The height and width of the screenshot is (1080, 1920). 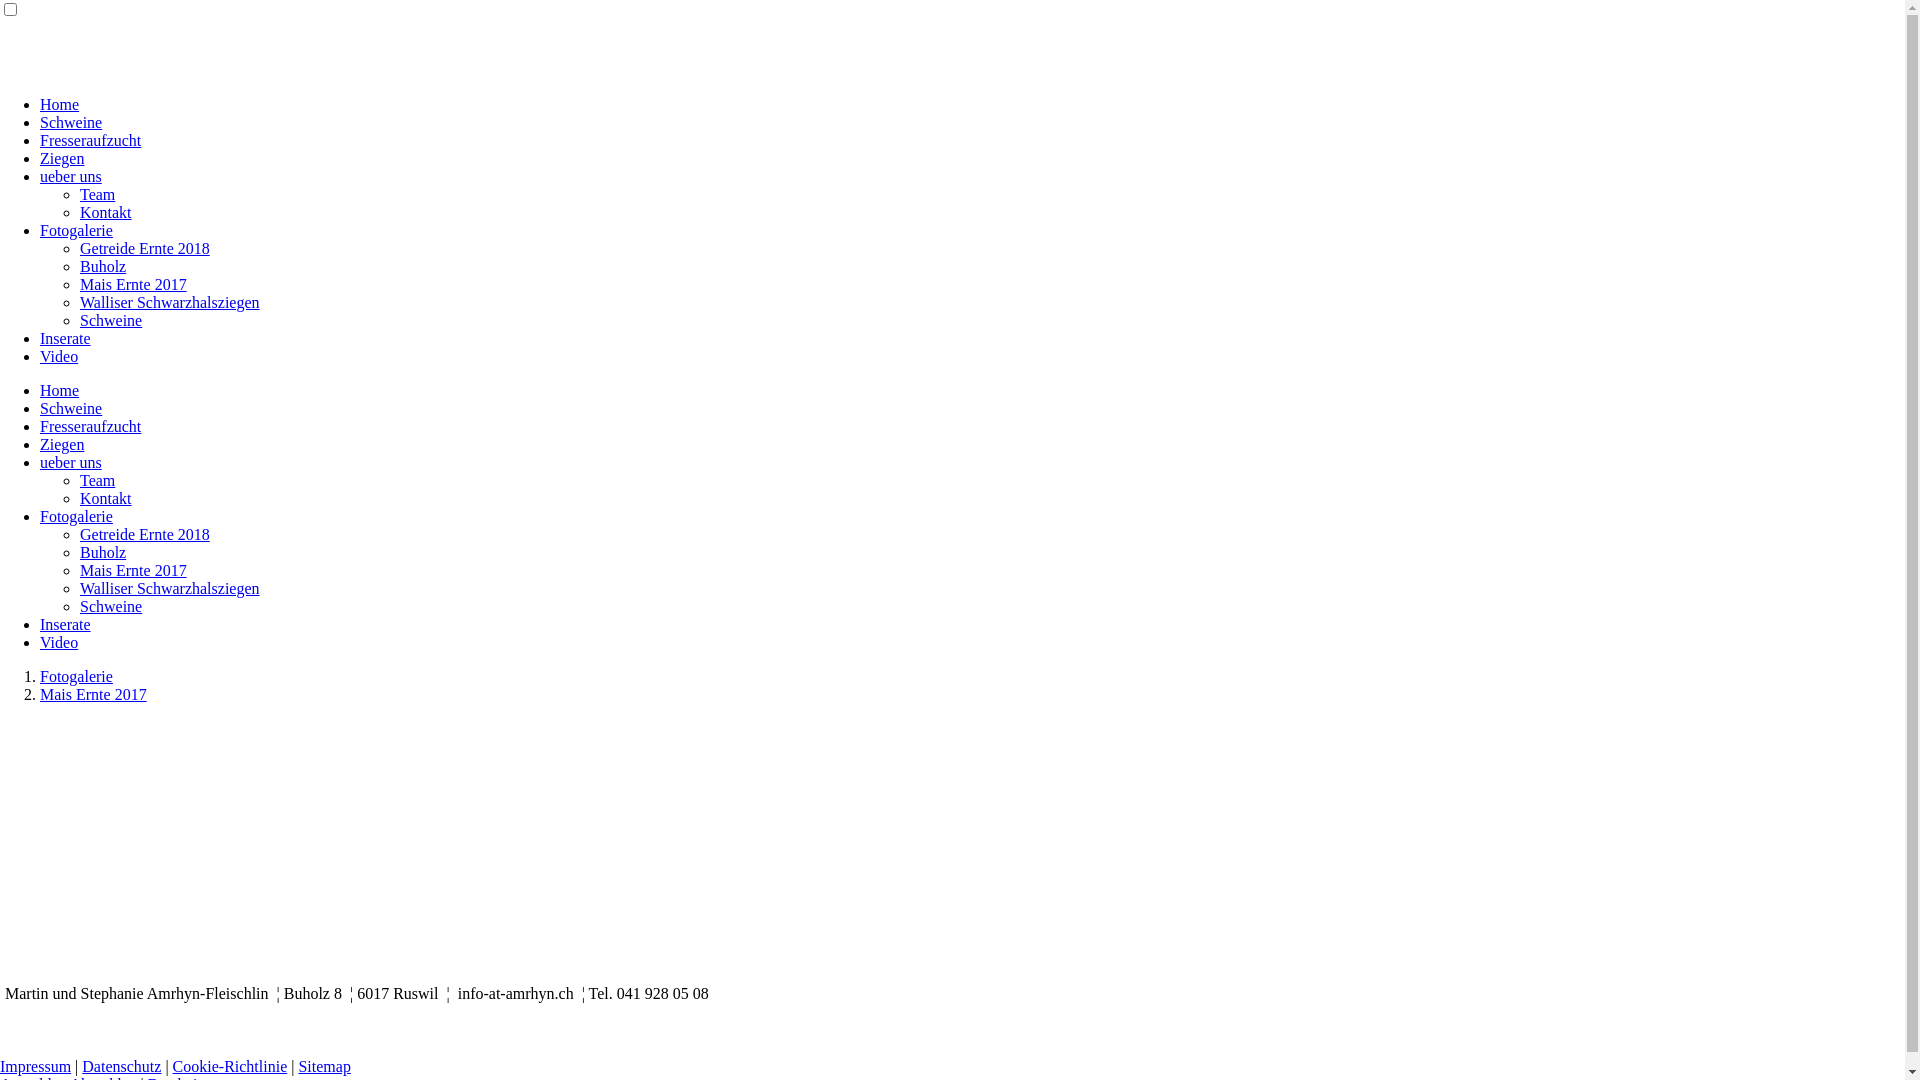 What do you see at coordinates (324, 1065) in the screenshot?
I see `'Sitemap'` at bounding box center [324, 1065].